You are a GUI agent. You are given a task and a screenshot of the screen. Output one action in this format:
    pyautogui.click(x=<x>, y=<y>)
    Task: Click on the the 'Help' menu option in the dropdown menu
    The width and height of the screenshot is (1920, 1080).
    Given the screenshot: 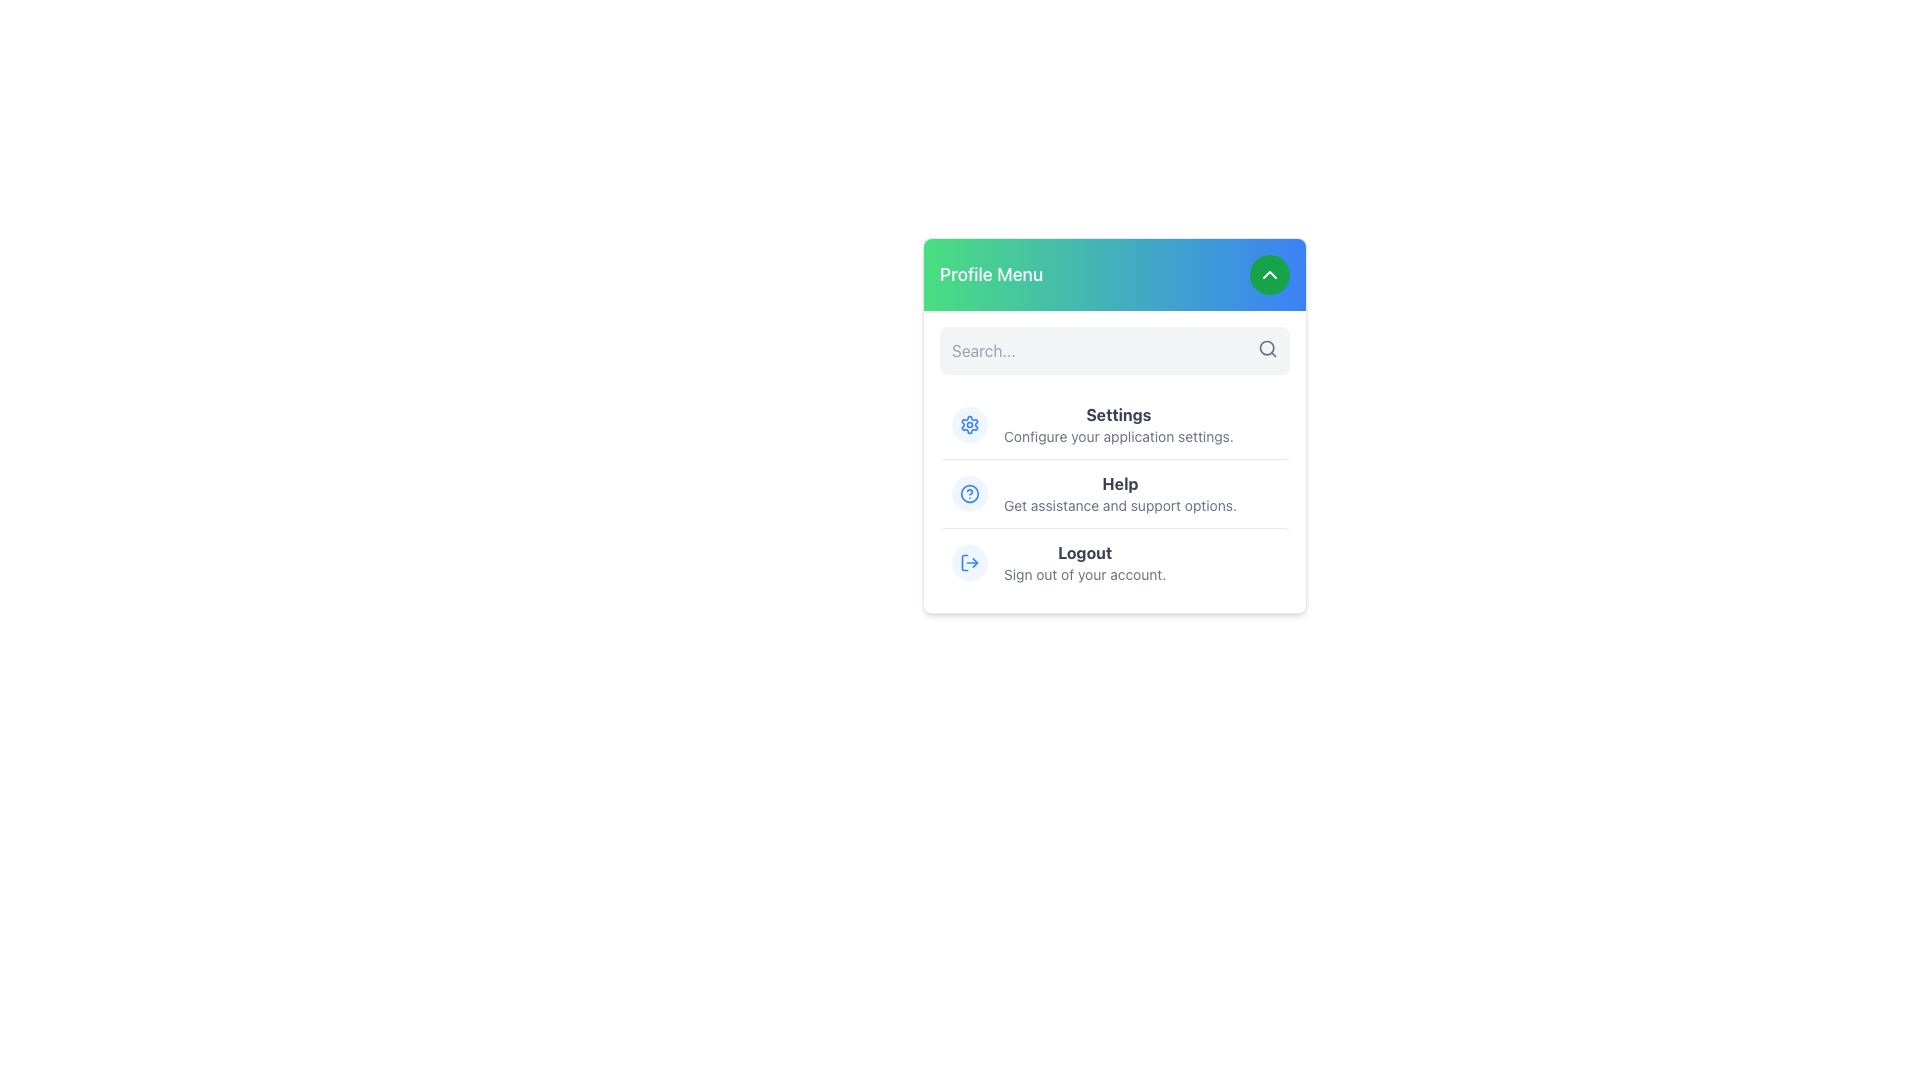 What is the action you would take?
    pyautogui.click(x=1113, y=493)
    